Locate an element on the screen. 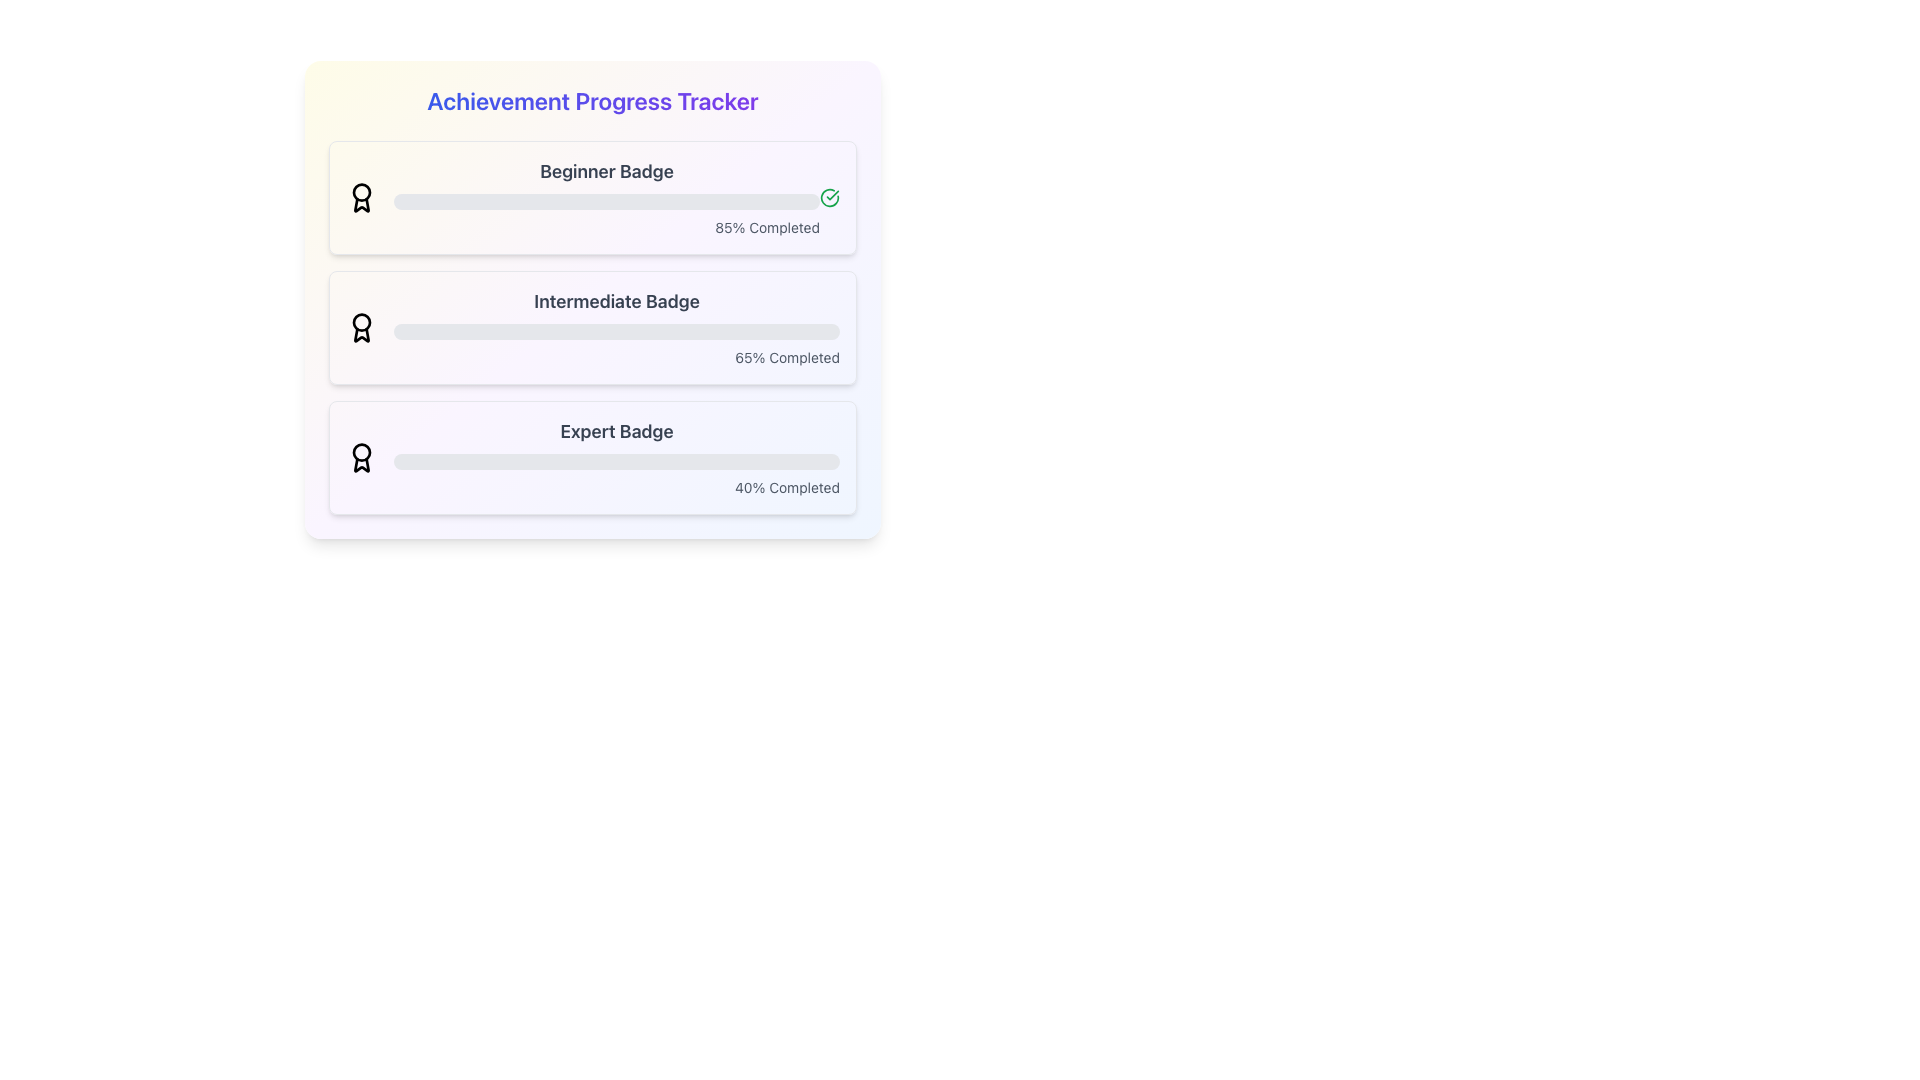 The height and width of the screenshot is (1080, 1920). the central circular part of the medal icon, which is the red inner part of the 'Expert Badge' graphical icon component to interact with its functionality is located at coordinates (361, 451).